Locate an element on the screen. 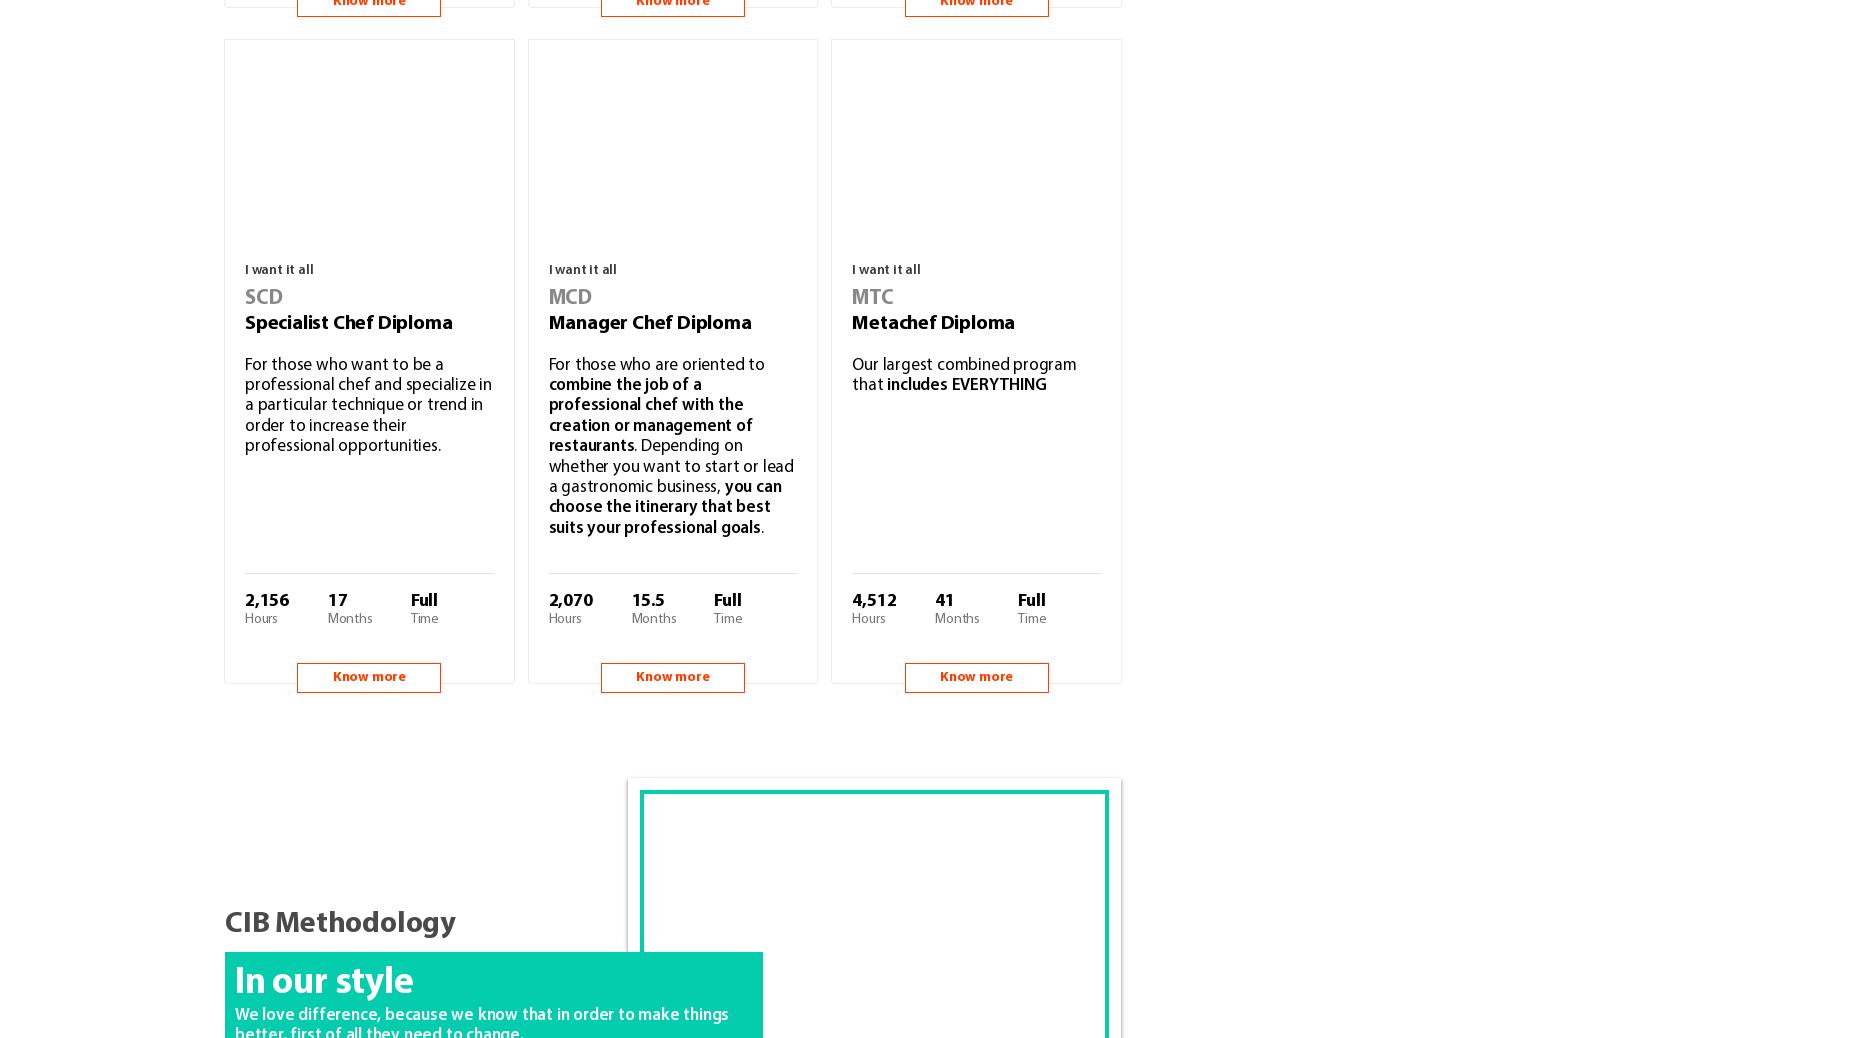 The height and width of the screenshot is (1038, 1850). 'Metachef Diploma' is located at coordinates (932, 323).